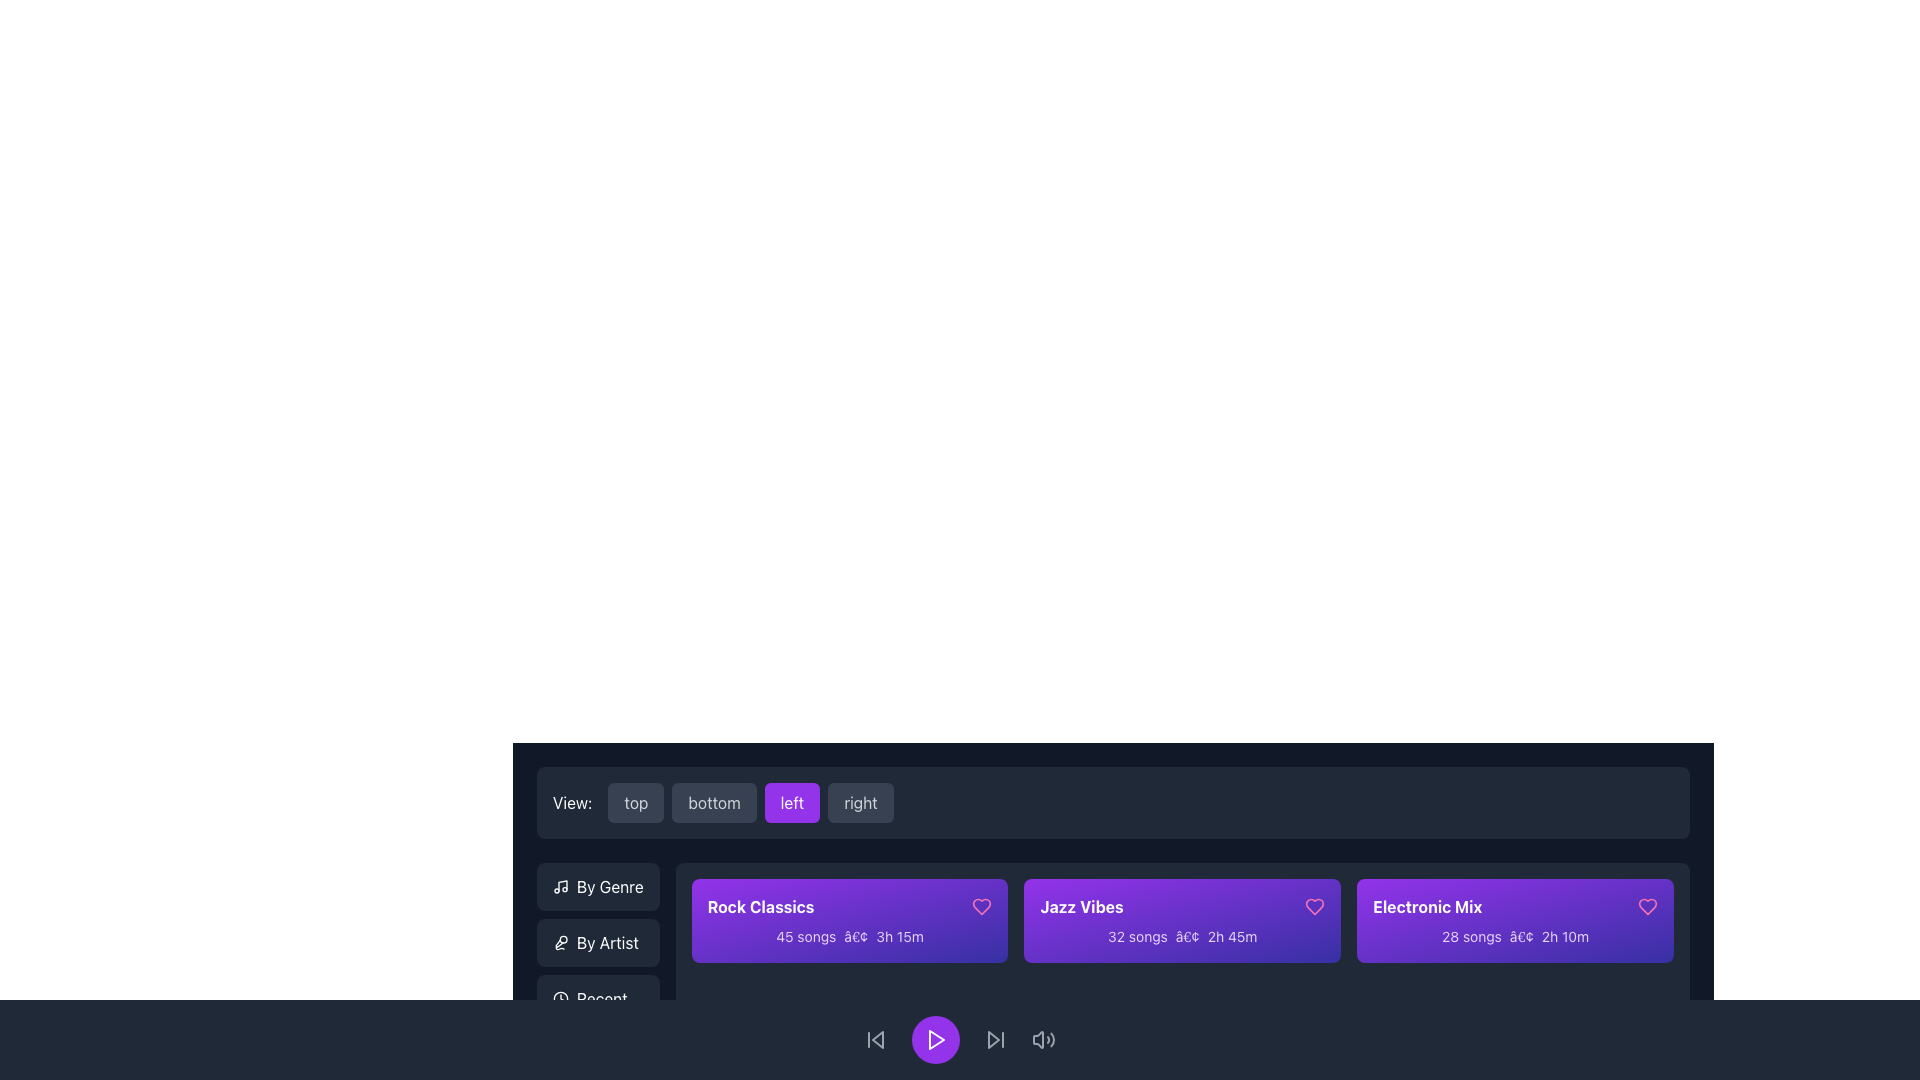 Image resolution: width=1920 pixels, height=1080 pixels. I want to click on the heart button located in the top-right corner of the 'Rock Classics' card, so click(982, 906).